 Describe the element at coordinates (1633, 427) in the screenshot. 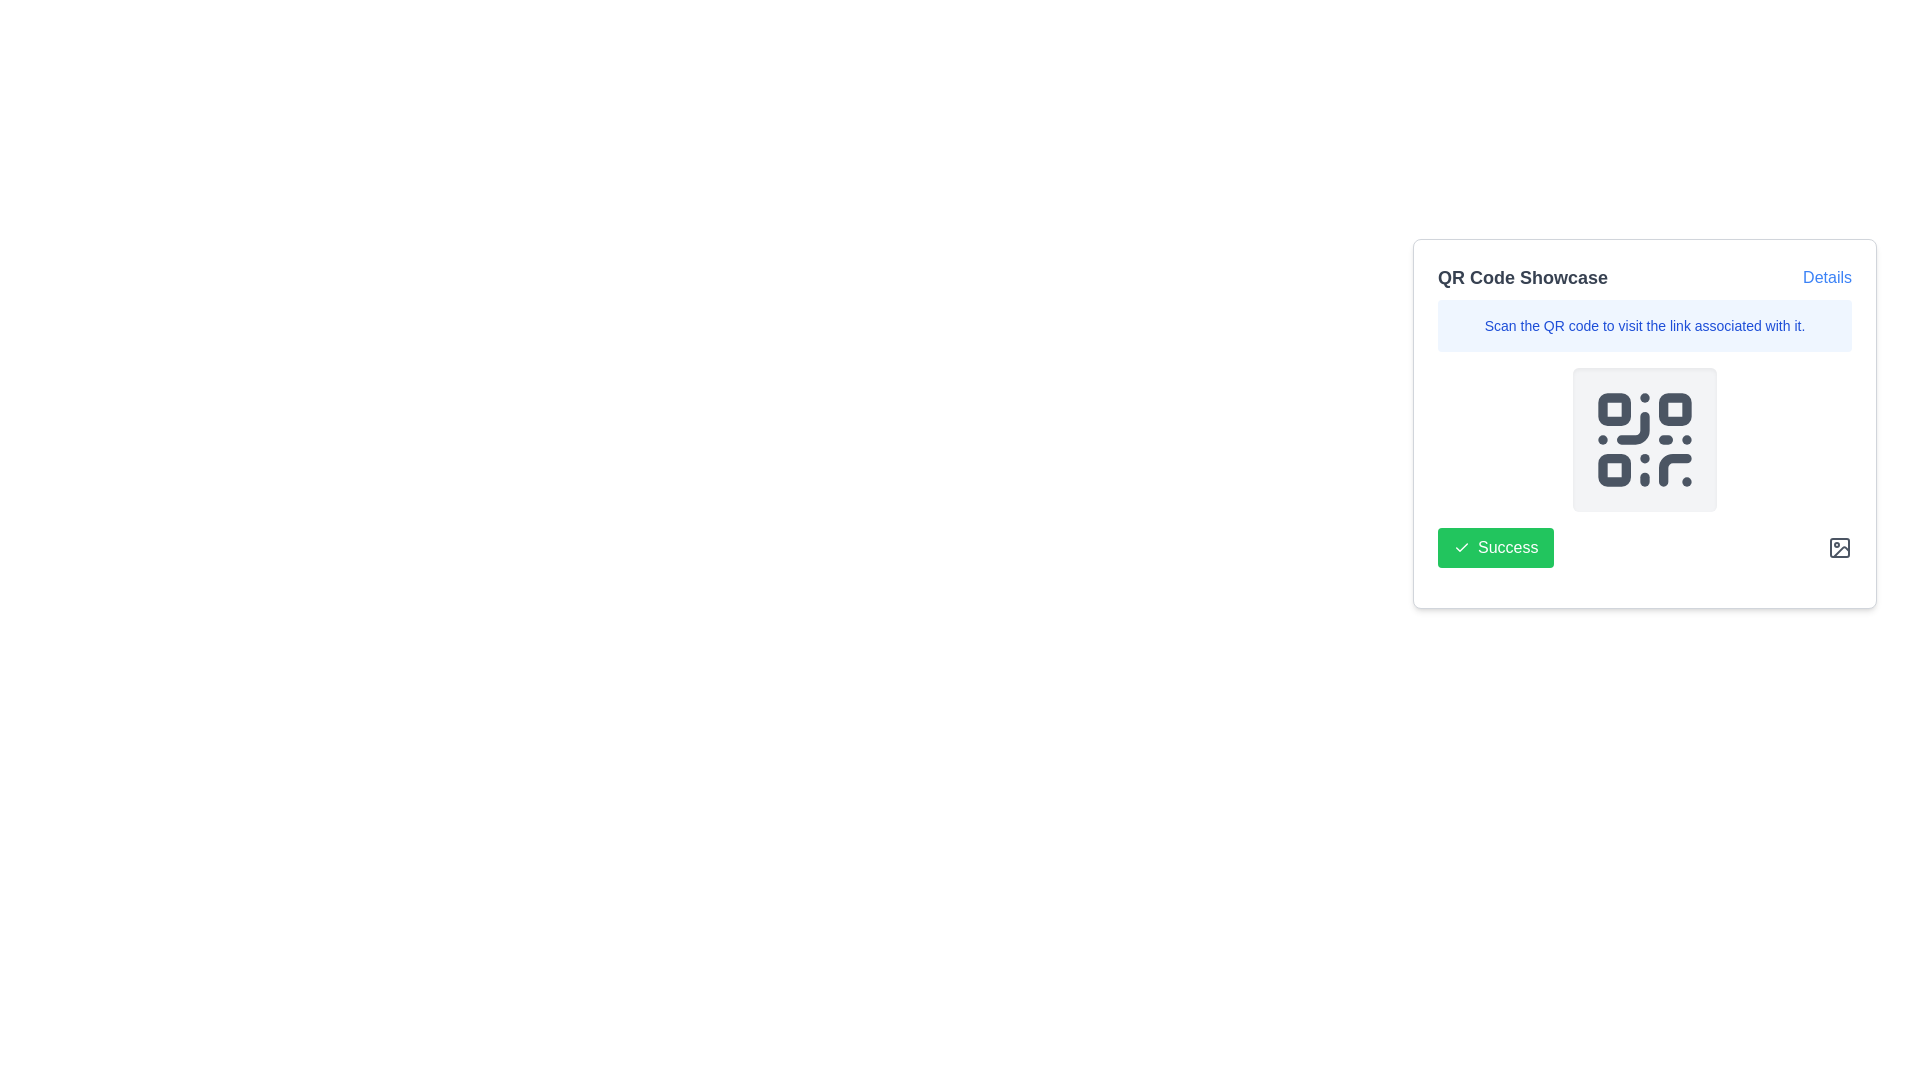

I see `the curved-line graphical element within the QR code design located in the bottom left quadrant` at that location.